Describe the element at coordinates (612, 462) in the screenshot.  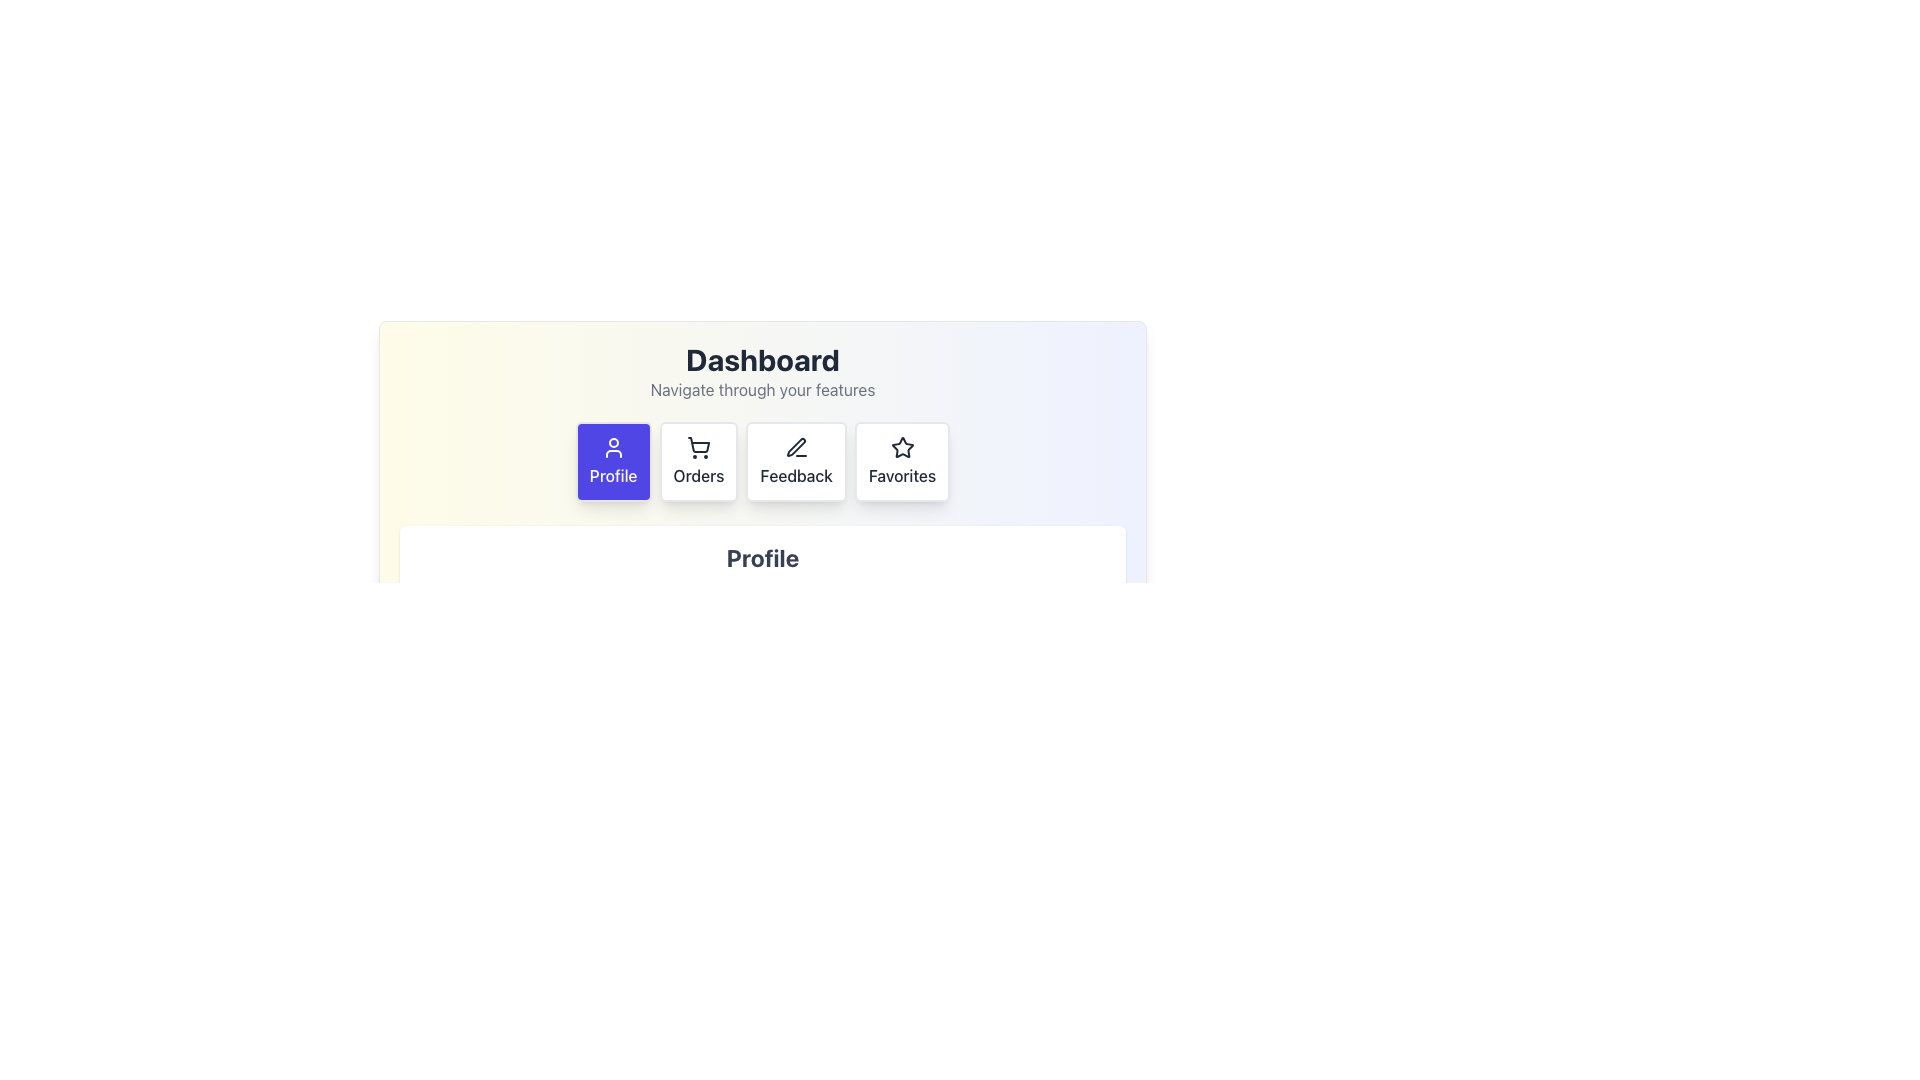
I see `the 'Profile' button, which is the first button in a row of four, featuring a vibrant purple background and a person icon above the text` at that location.